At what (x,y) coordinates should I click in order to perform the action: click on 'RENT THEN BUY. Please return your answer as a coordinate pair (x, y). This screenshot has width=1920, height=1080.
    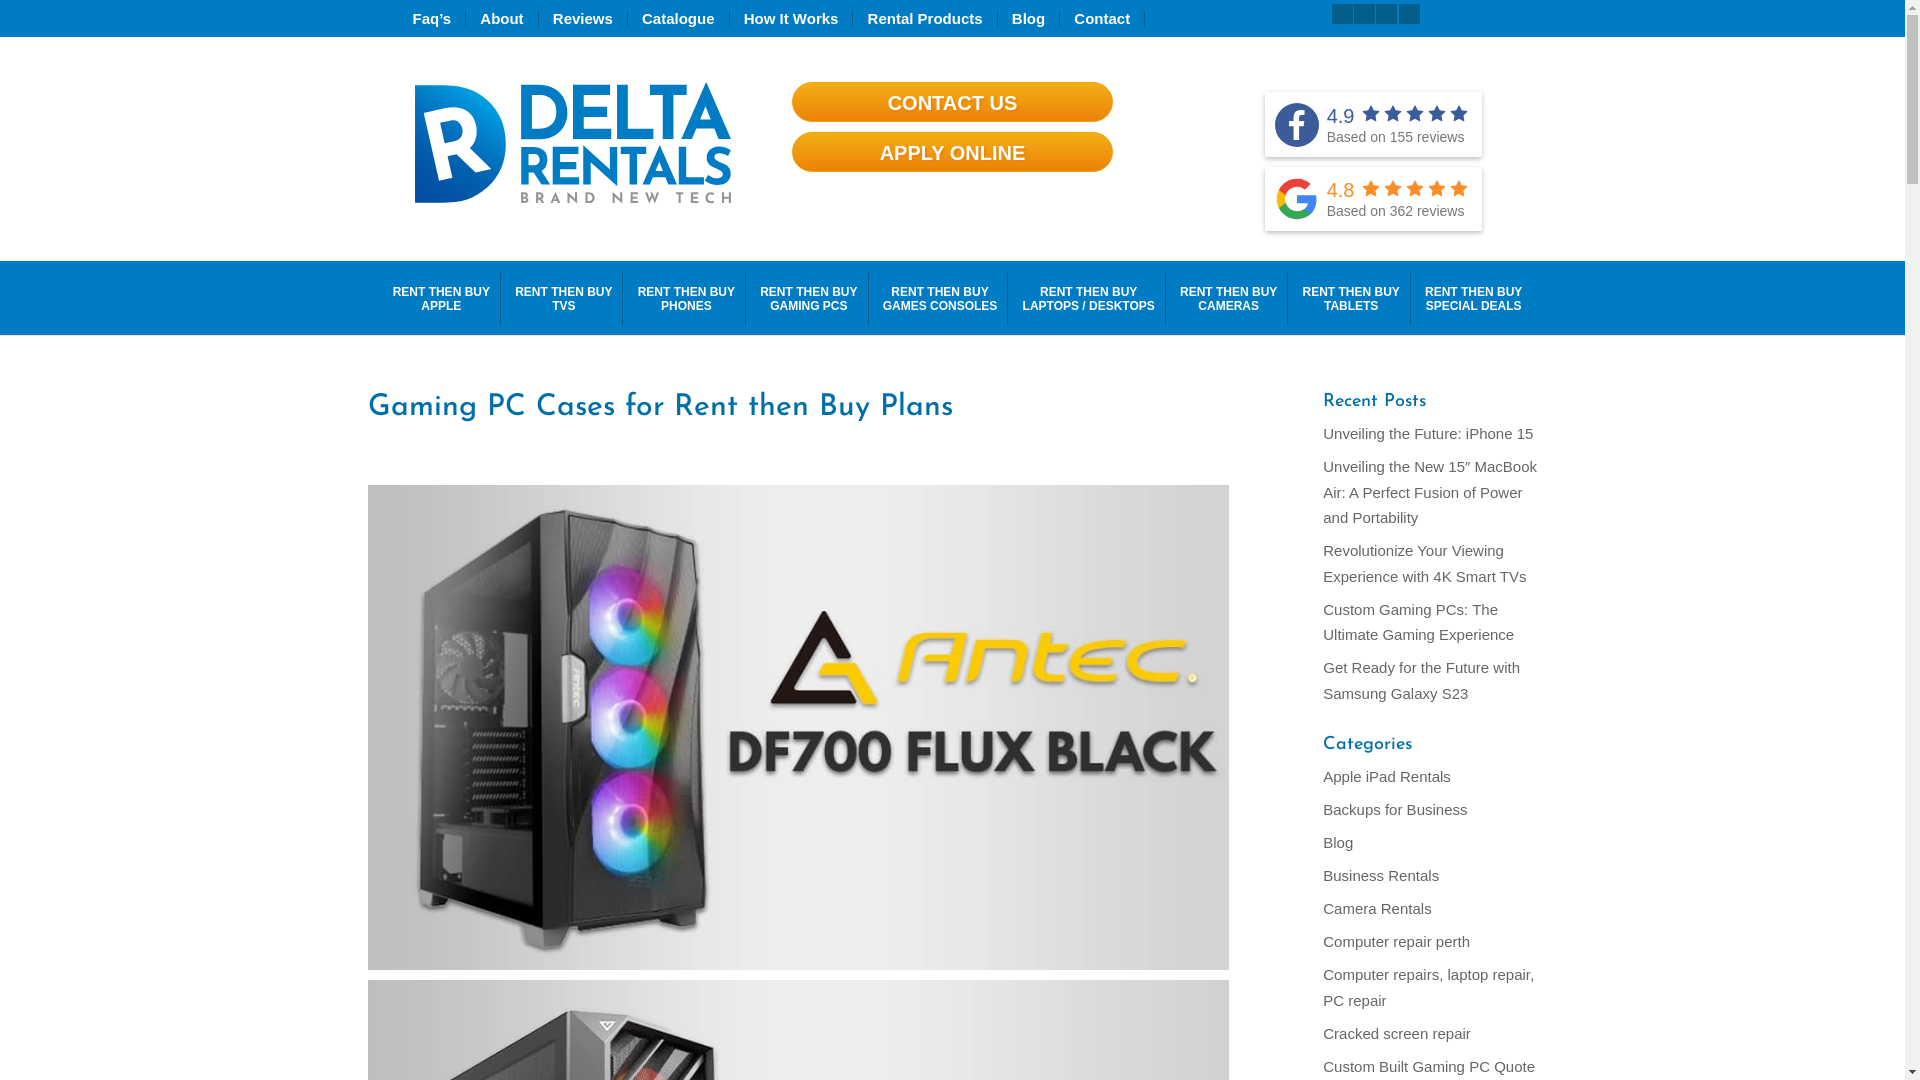
    Looking at the image, I should click on (1350, 299).